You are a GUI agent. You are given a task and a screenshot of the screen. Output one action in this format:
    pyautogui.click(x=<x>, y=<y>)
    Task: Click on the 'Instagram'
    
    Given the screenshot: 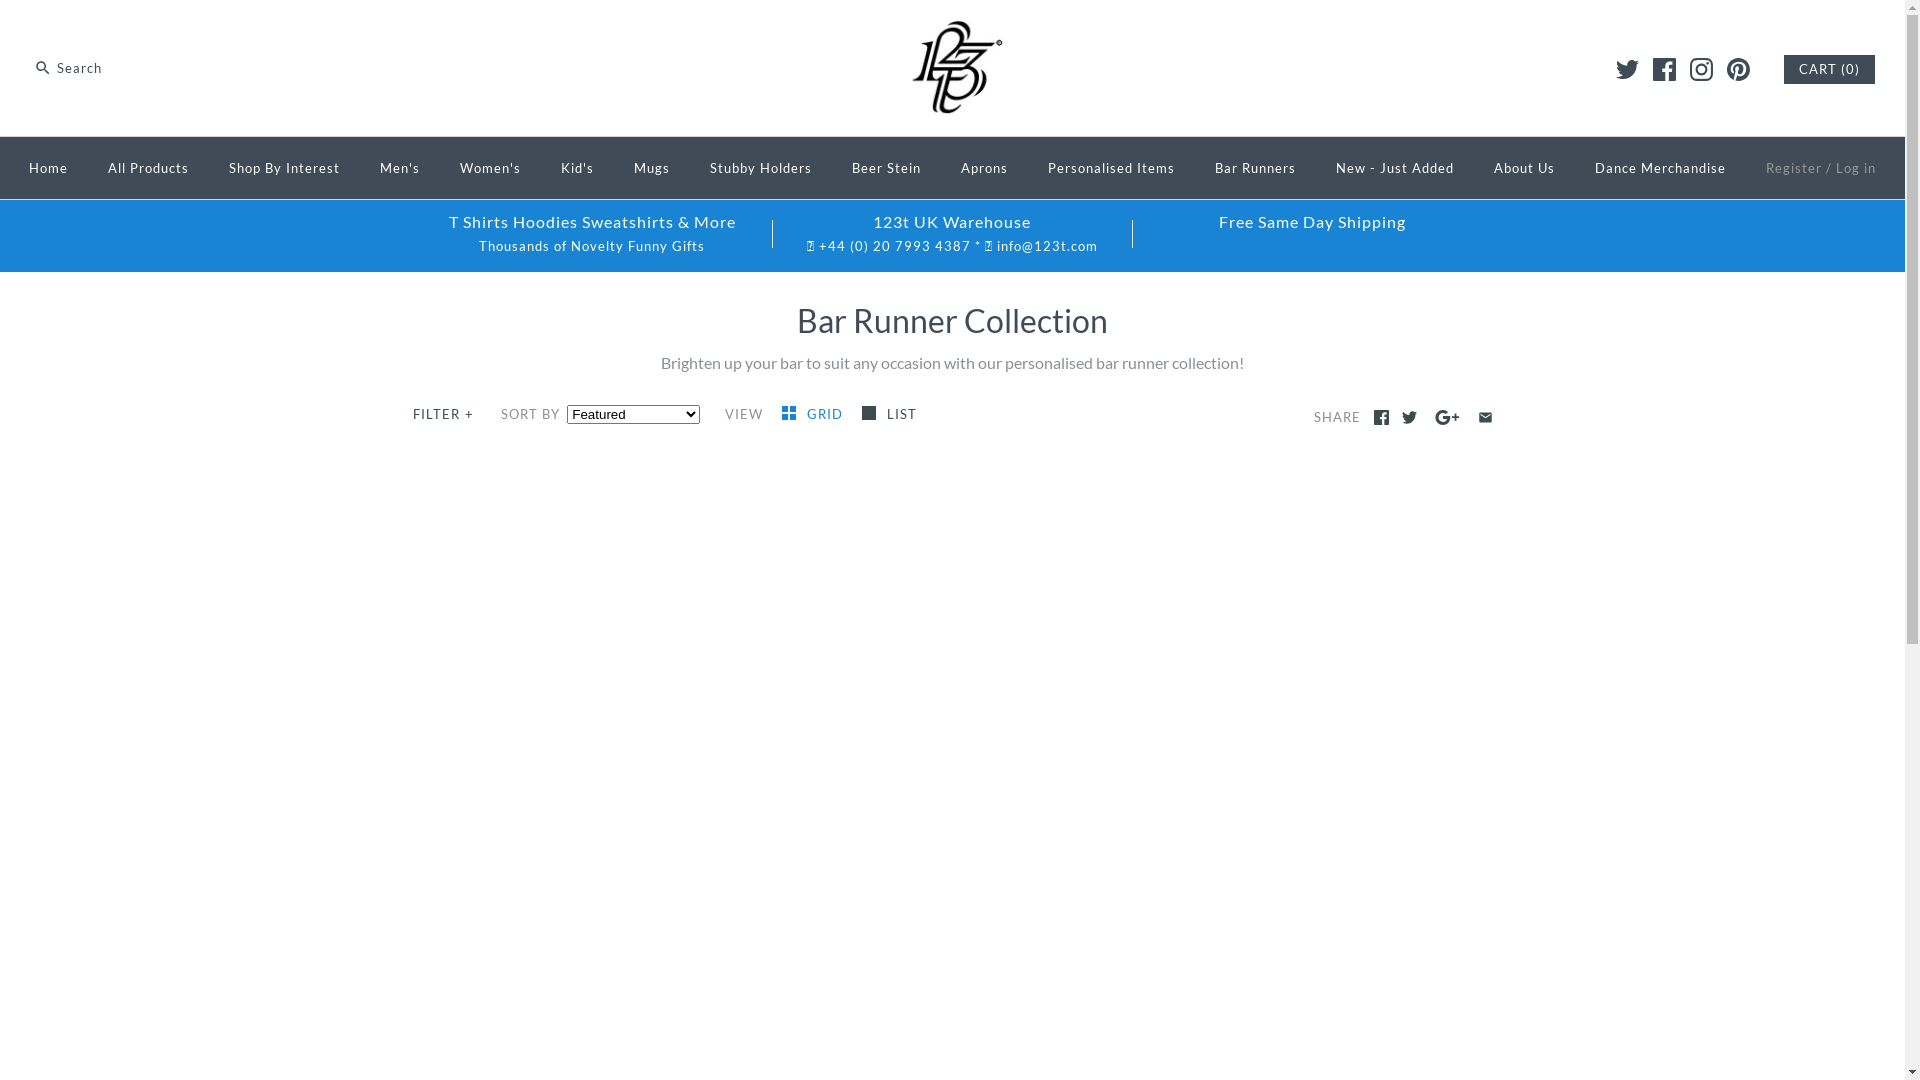 What is the action you would take?
    pyautogui.click(x=1700, y=68)
    